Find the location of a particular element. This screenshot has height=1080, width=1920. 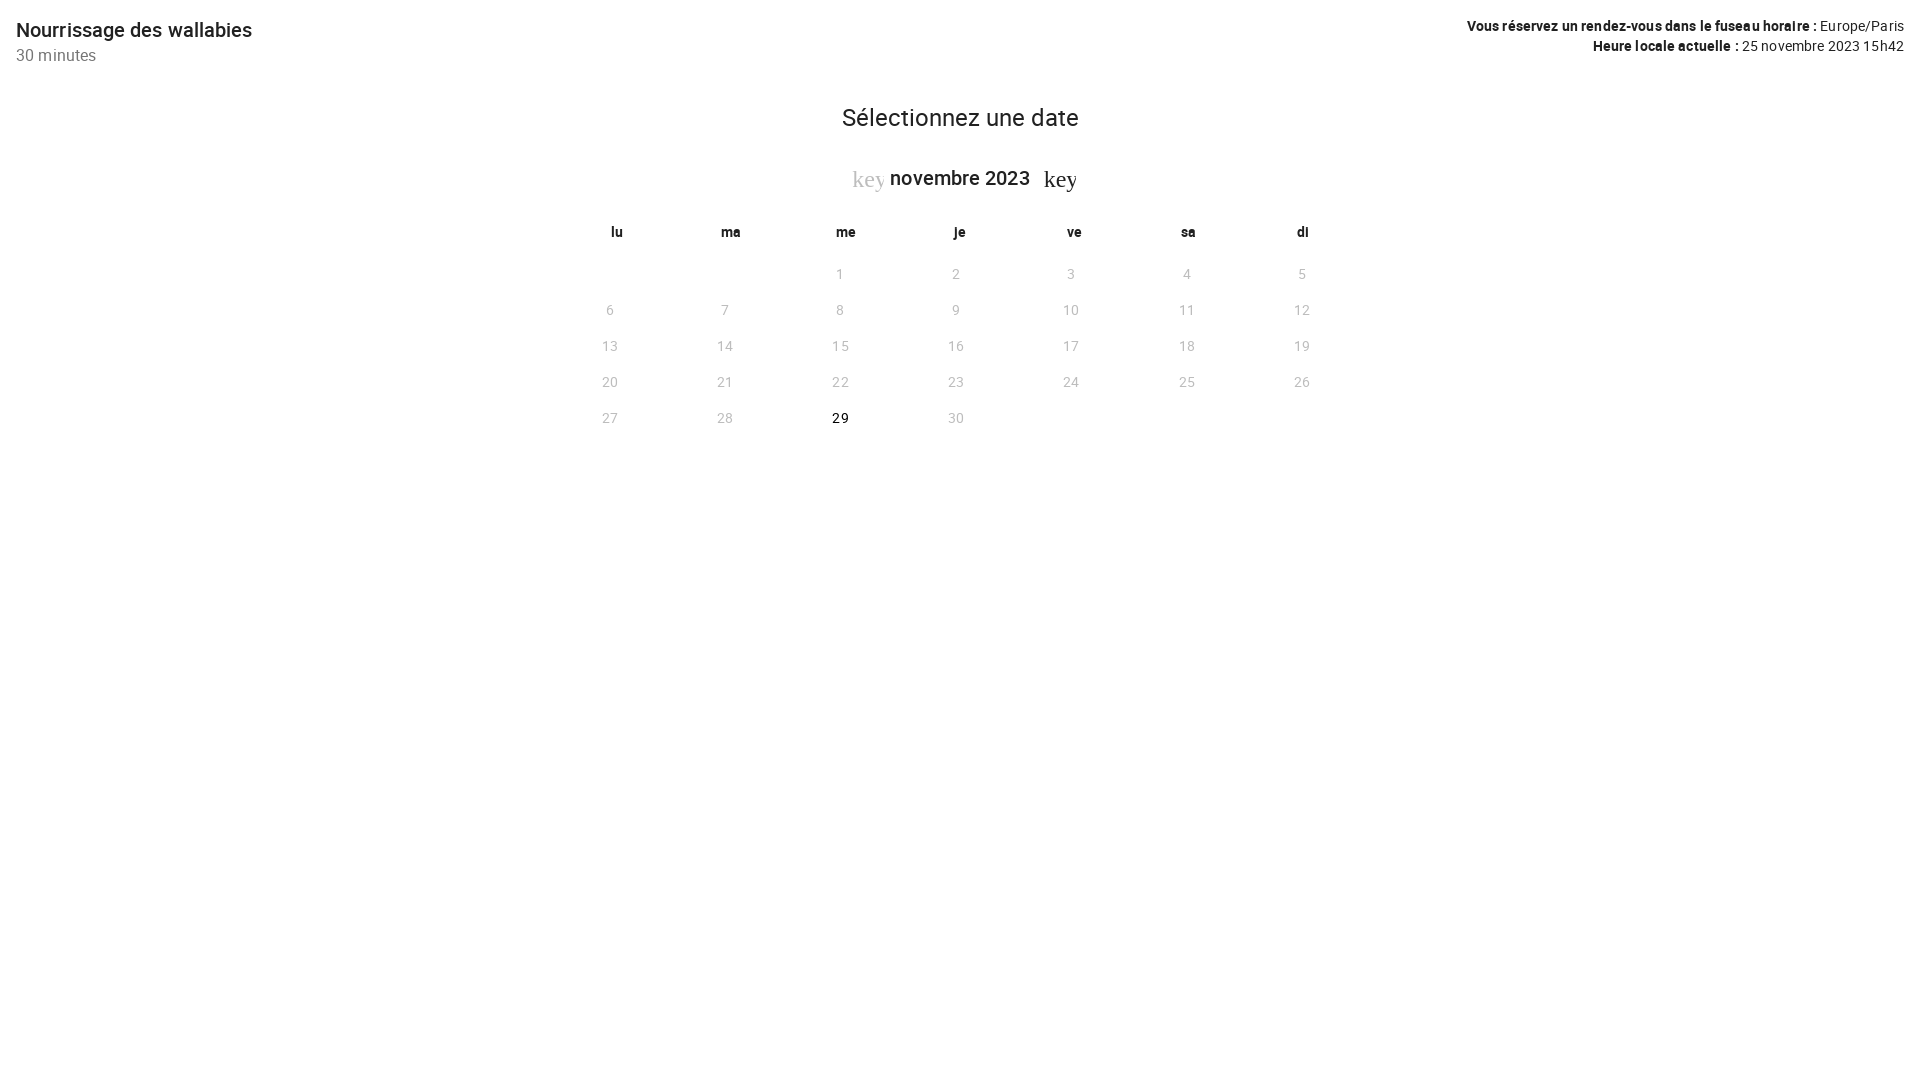

'18' is located at coordinates (1128, 345).